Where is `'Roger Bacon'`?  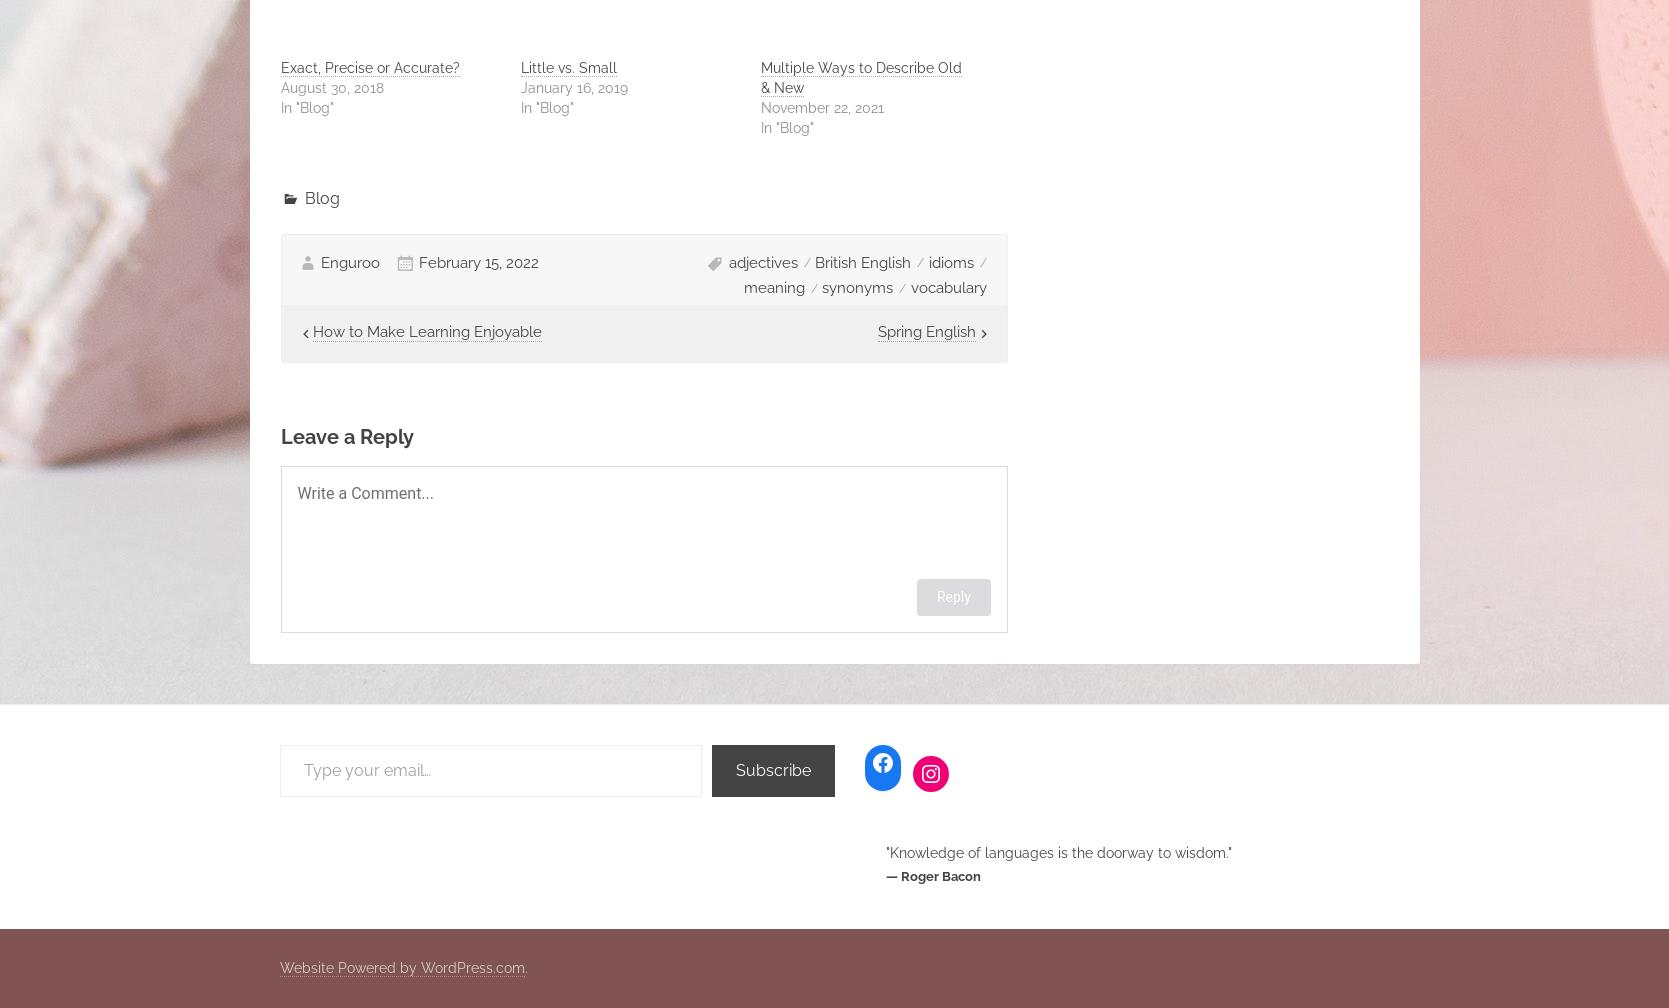
'Roger Bacon' is located at coordinates (939, 876).